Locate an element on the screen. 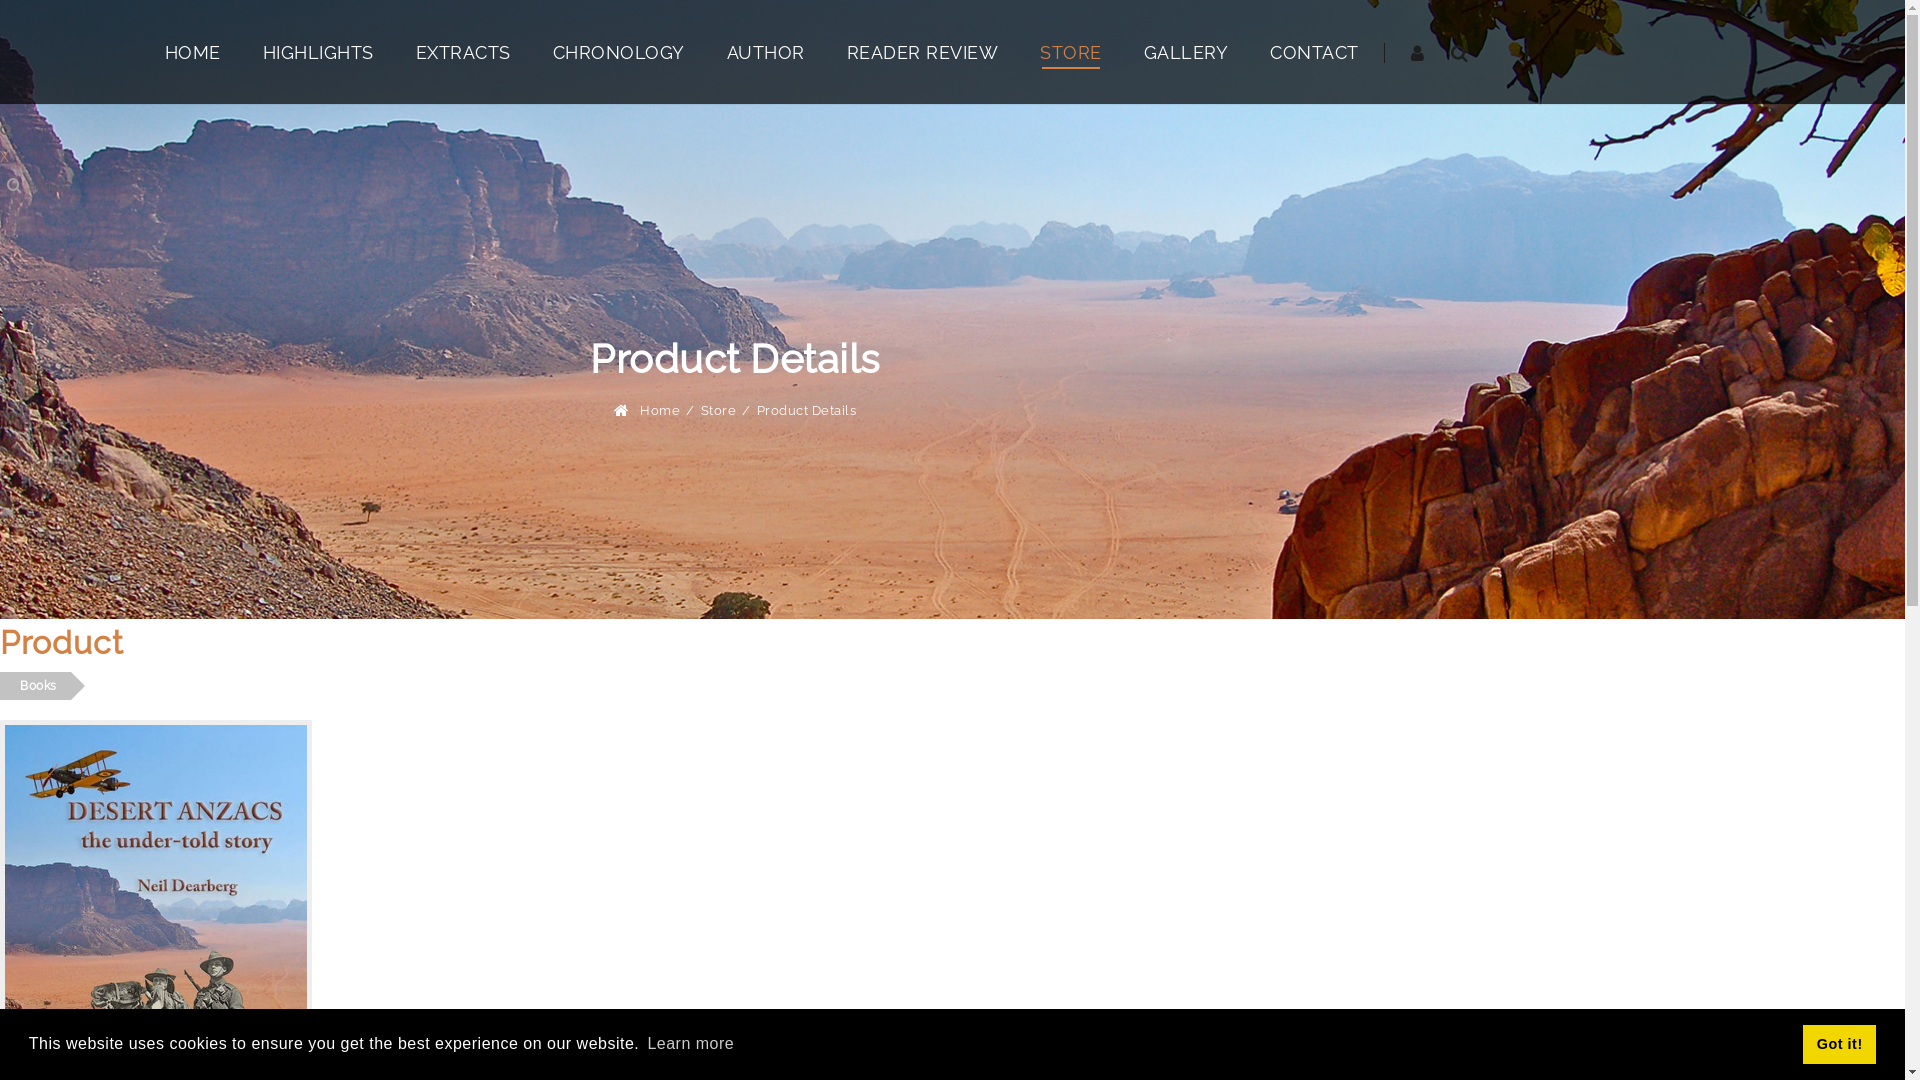  'AUTHOR' is located at coordinates (763, 50).